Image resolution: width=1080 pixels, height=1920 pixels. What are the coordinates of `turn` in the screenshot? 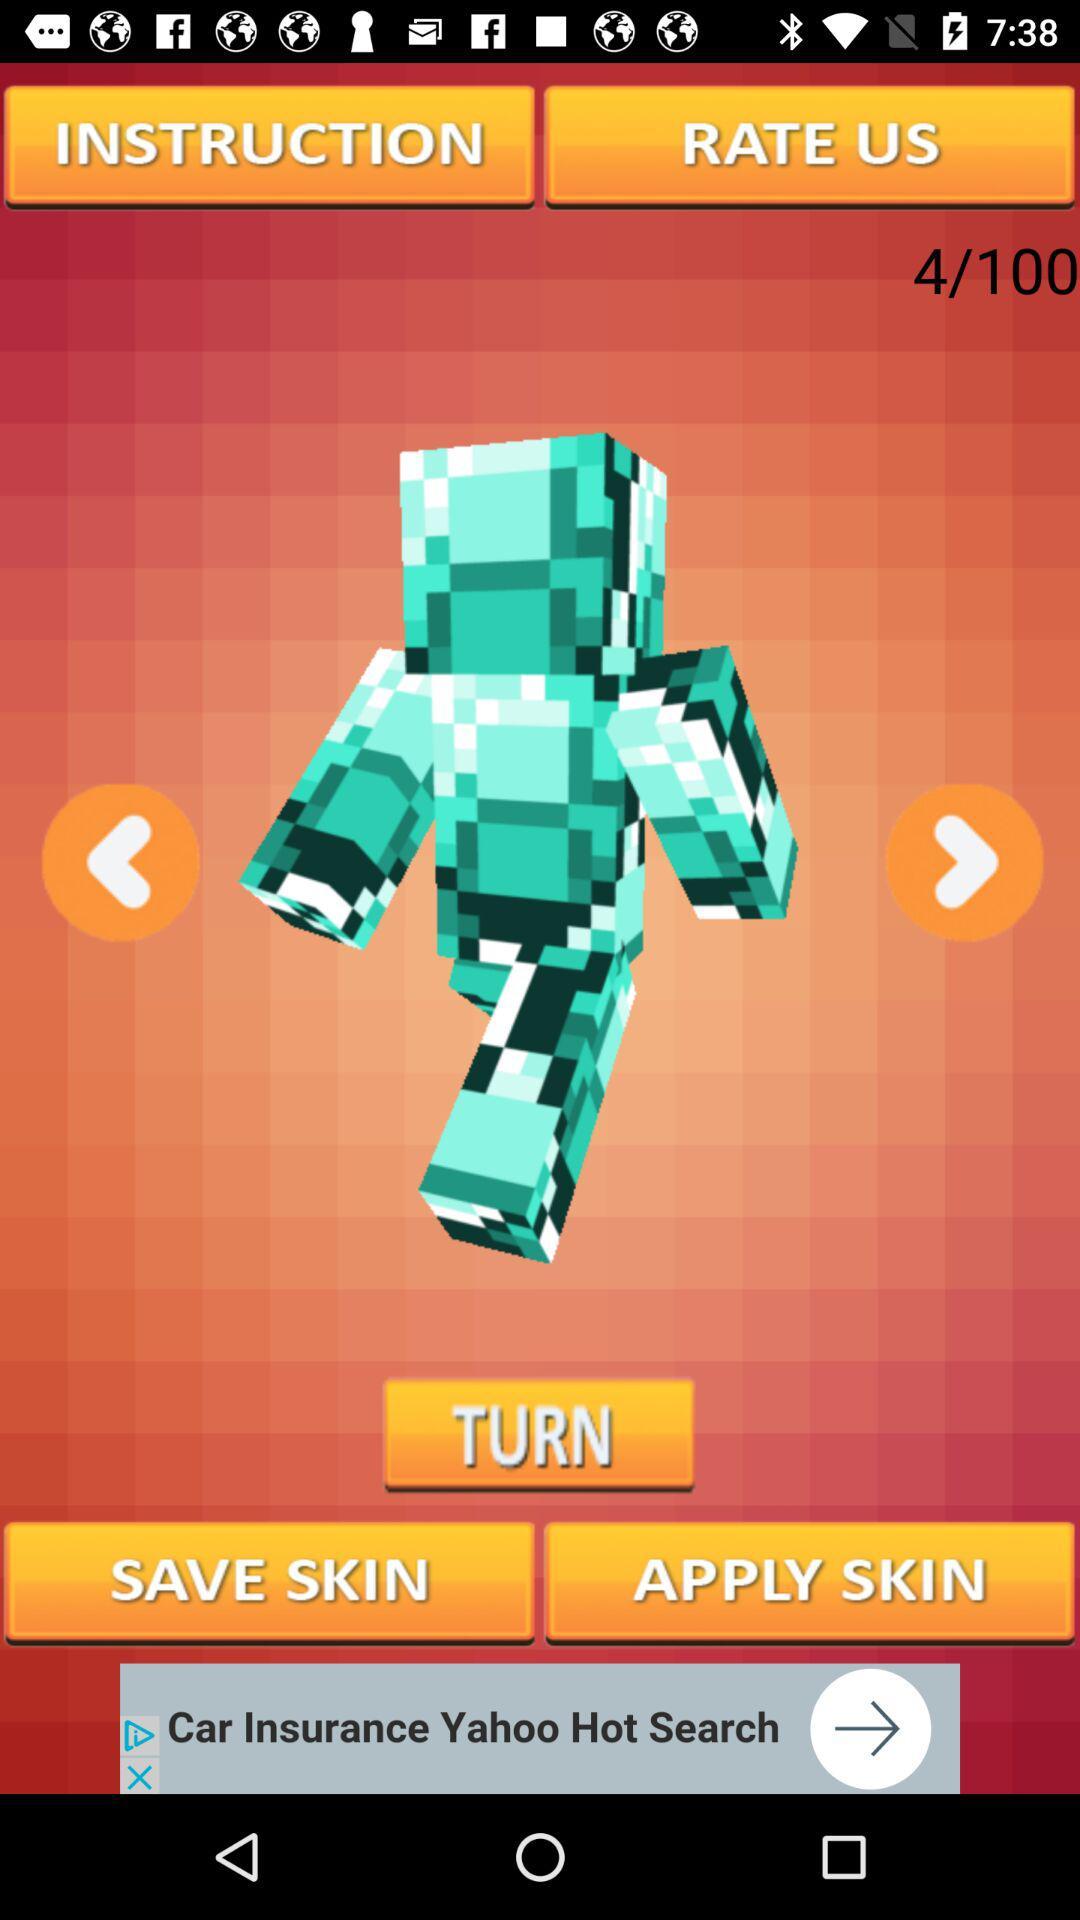 It's located at (540, 1435).